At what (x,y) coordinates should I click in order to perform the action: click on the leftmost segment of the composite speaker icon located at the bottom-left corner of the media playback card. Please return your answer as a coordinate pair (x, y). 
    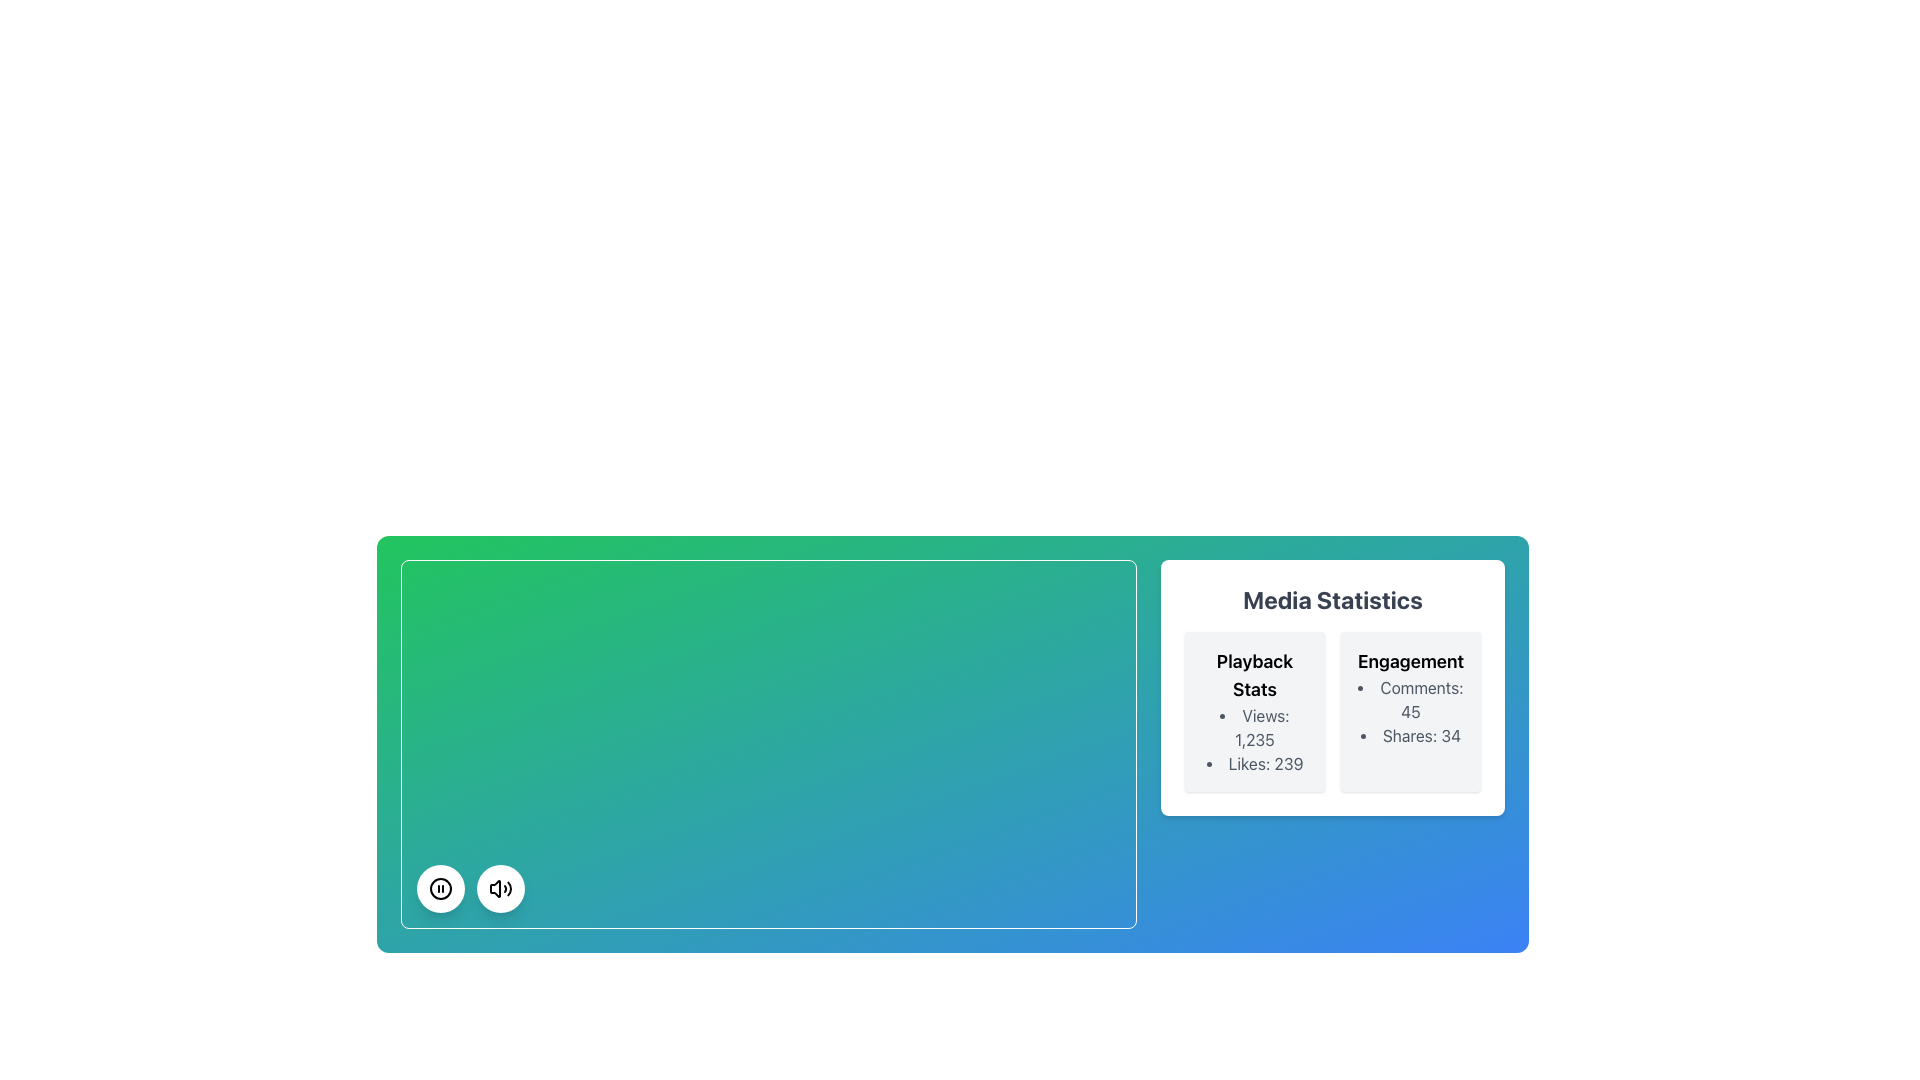
    Looking at the image, I should click on (495, 887).